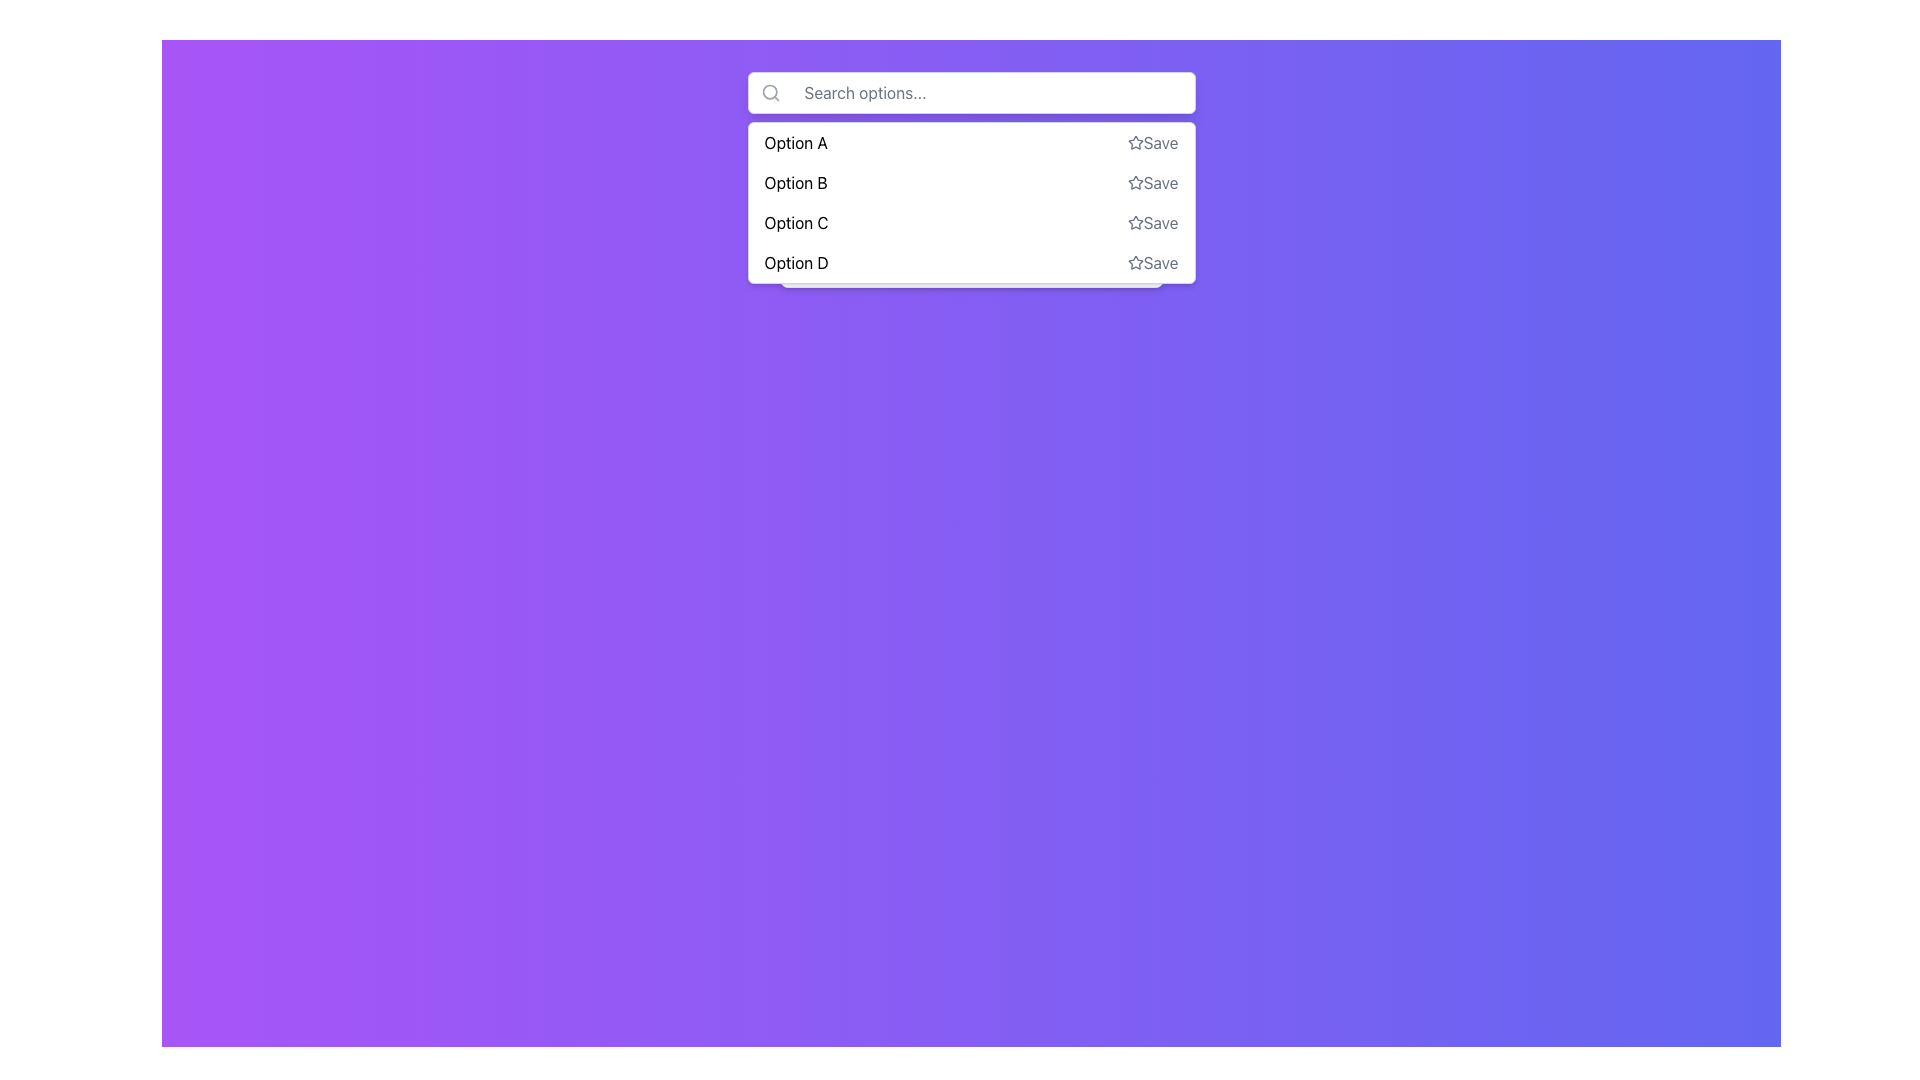  Describe the element at coordinates (1135, 223) in the screenshot. I see `the star icon associated with 'Option C' in the dropdown to trigger tooltip or highlighting effects` at that location.